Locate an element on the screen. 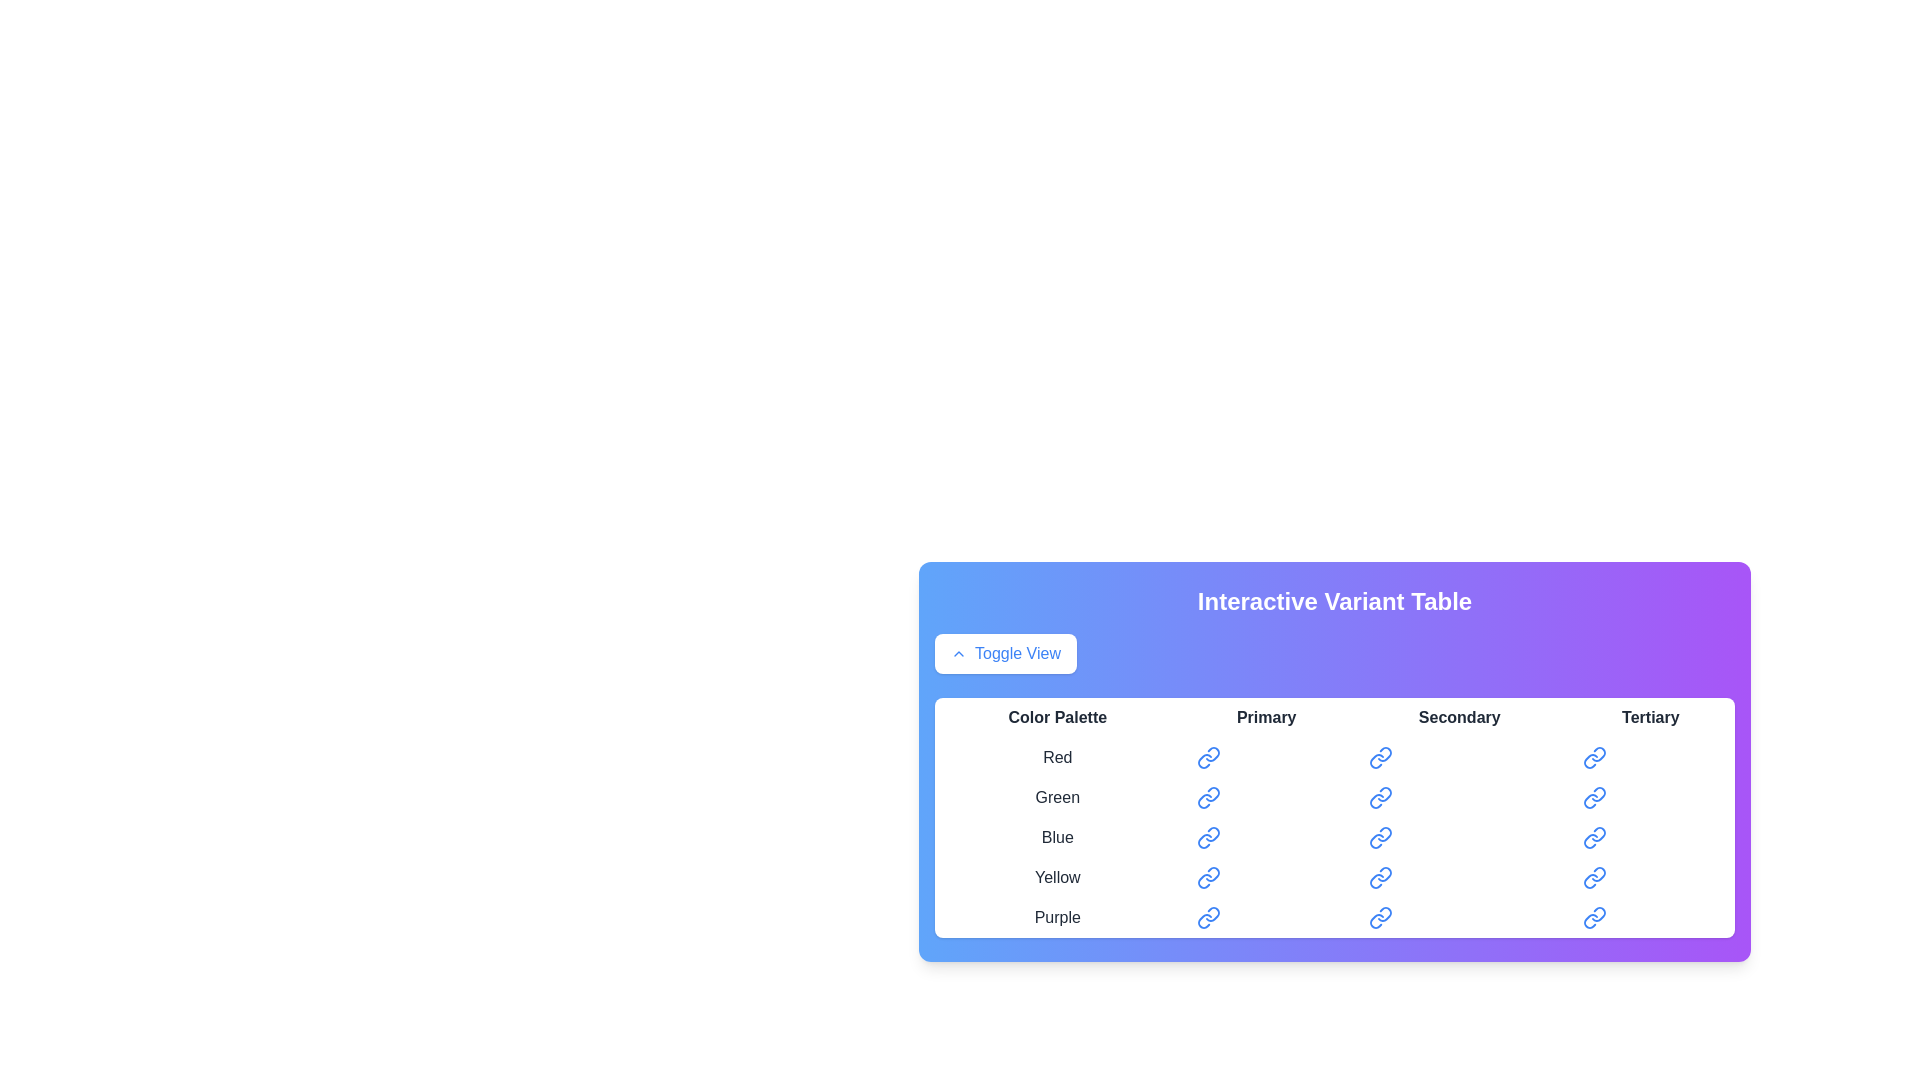 The height and width of the screenshot is (1080, 1920). the link icon in the 'Interactive Variant Table' located in the 'Red' row and 'Primary' column, which is the first icon of two similar icons is located at coordinates (1211, 754).